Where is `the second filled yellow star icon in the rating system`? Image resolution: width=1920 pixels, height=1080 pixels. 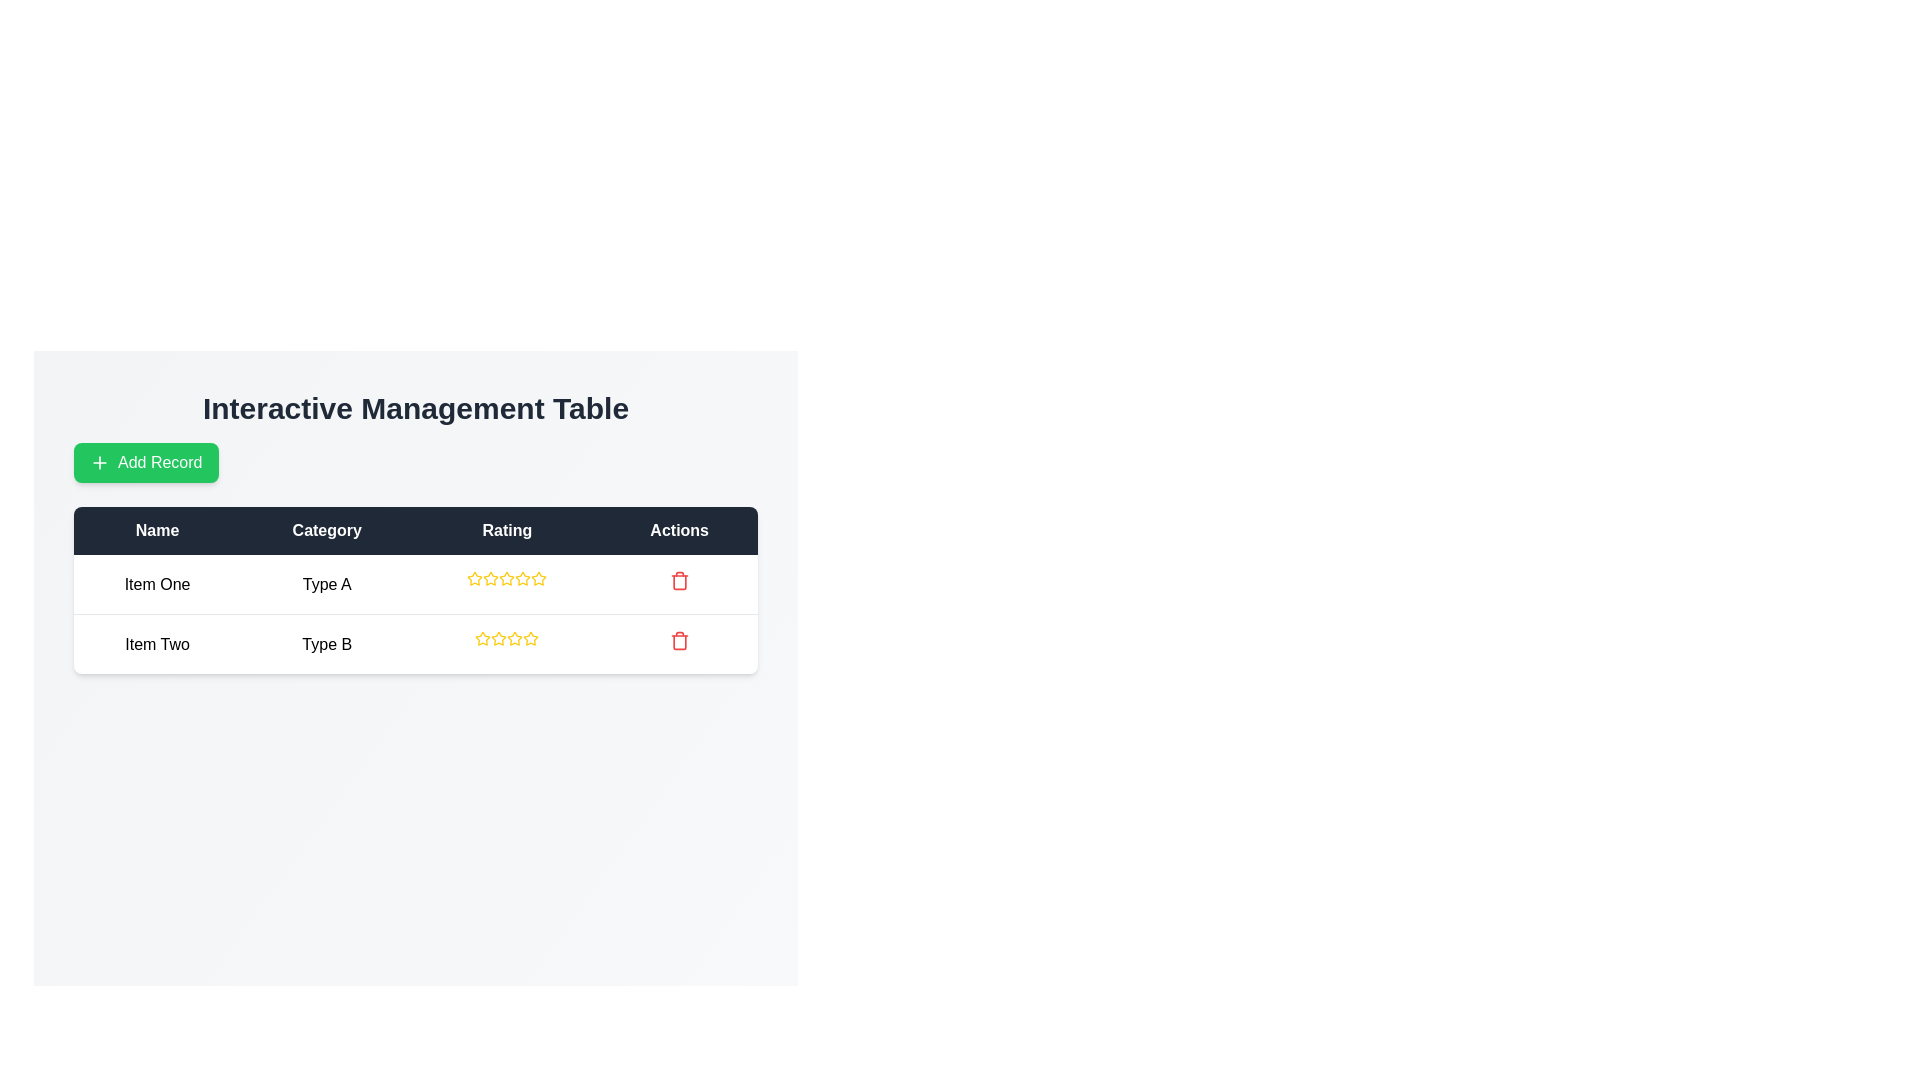
the second filled yellow star icon in the rating system is located at coordinates (531, 638).